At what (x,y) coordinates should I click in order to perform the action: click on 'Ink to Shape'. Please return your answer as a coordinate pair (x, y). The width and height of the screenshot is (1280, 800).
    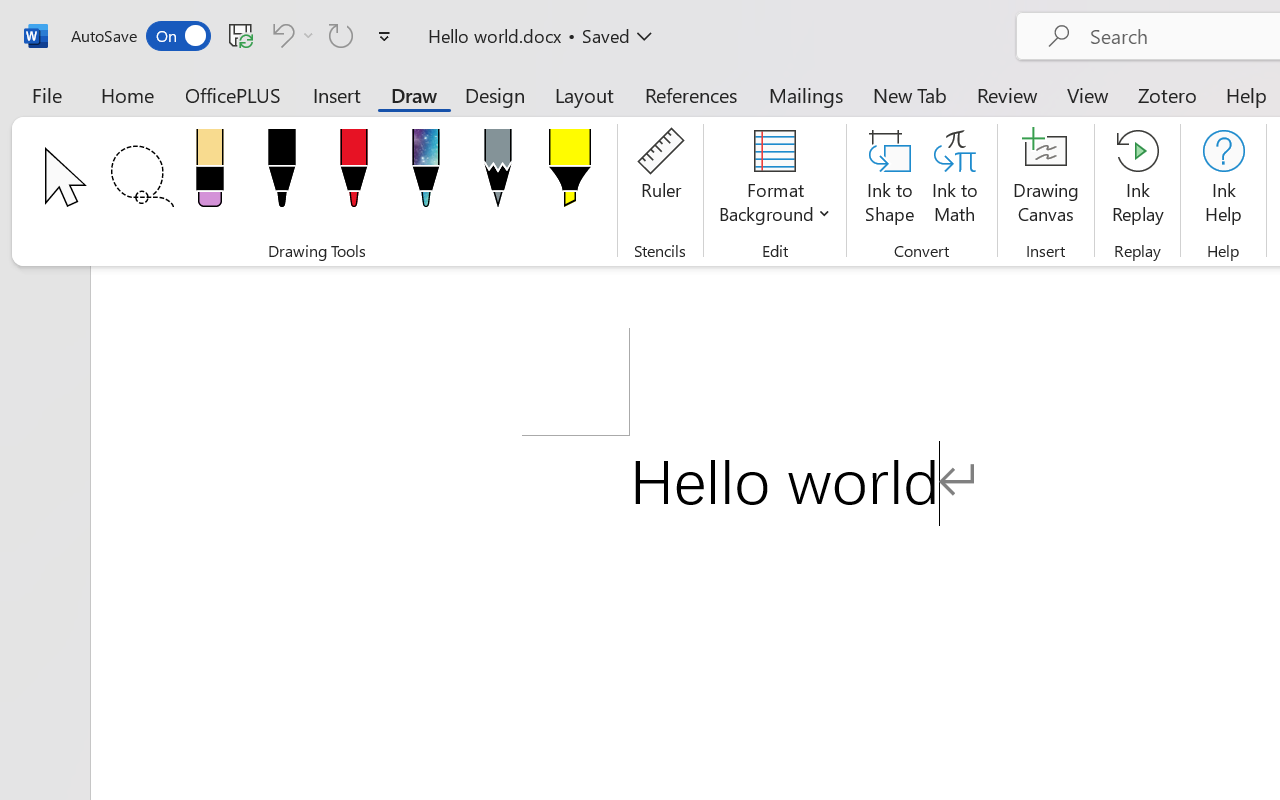
    Looking at the image, I should click on (889, 179).